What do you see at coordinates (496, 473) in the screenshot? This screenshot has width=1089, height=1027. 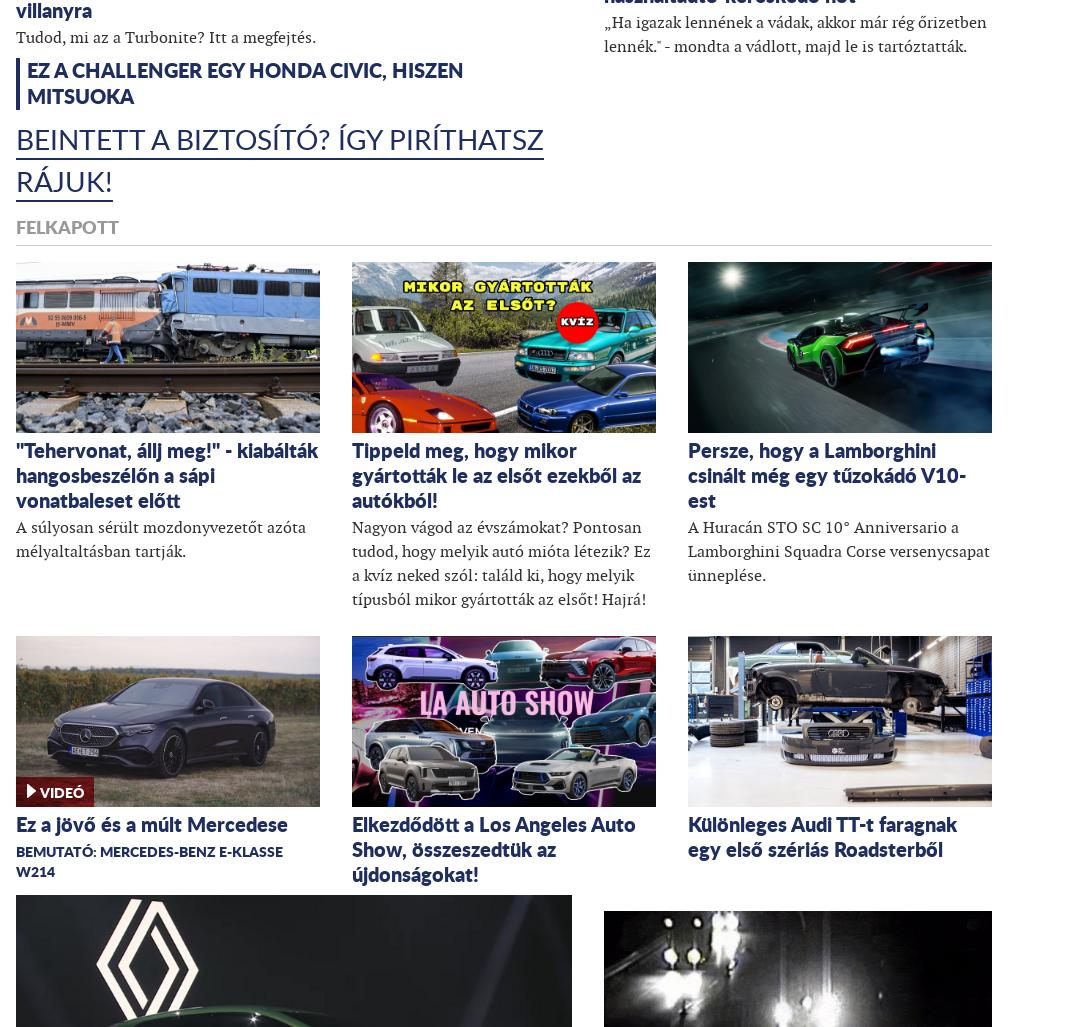 I see `'Tippeld meg, hogy mikor gyártották le az elsőt ezekből az autókból!'` at bounding box center [496, 473].